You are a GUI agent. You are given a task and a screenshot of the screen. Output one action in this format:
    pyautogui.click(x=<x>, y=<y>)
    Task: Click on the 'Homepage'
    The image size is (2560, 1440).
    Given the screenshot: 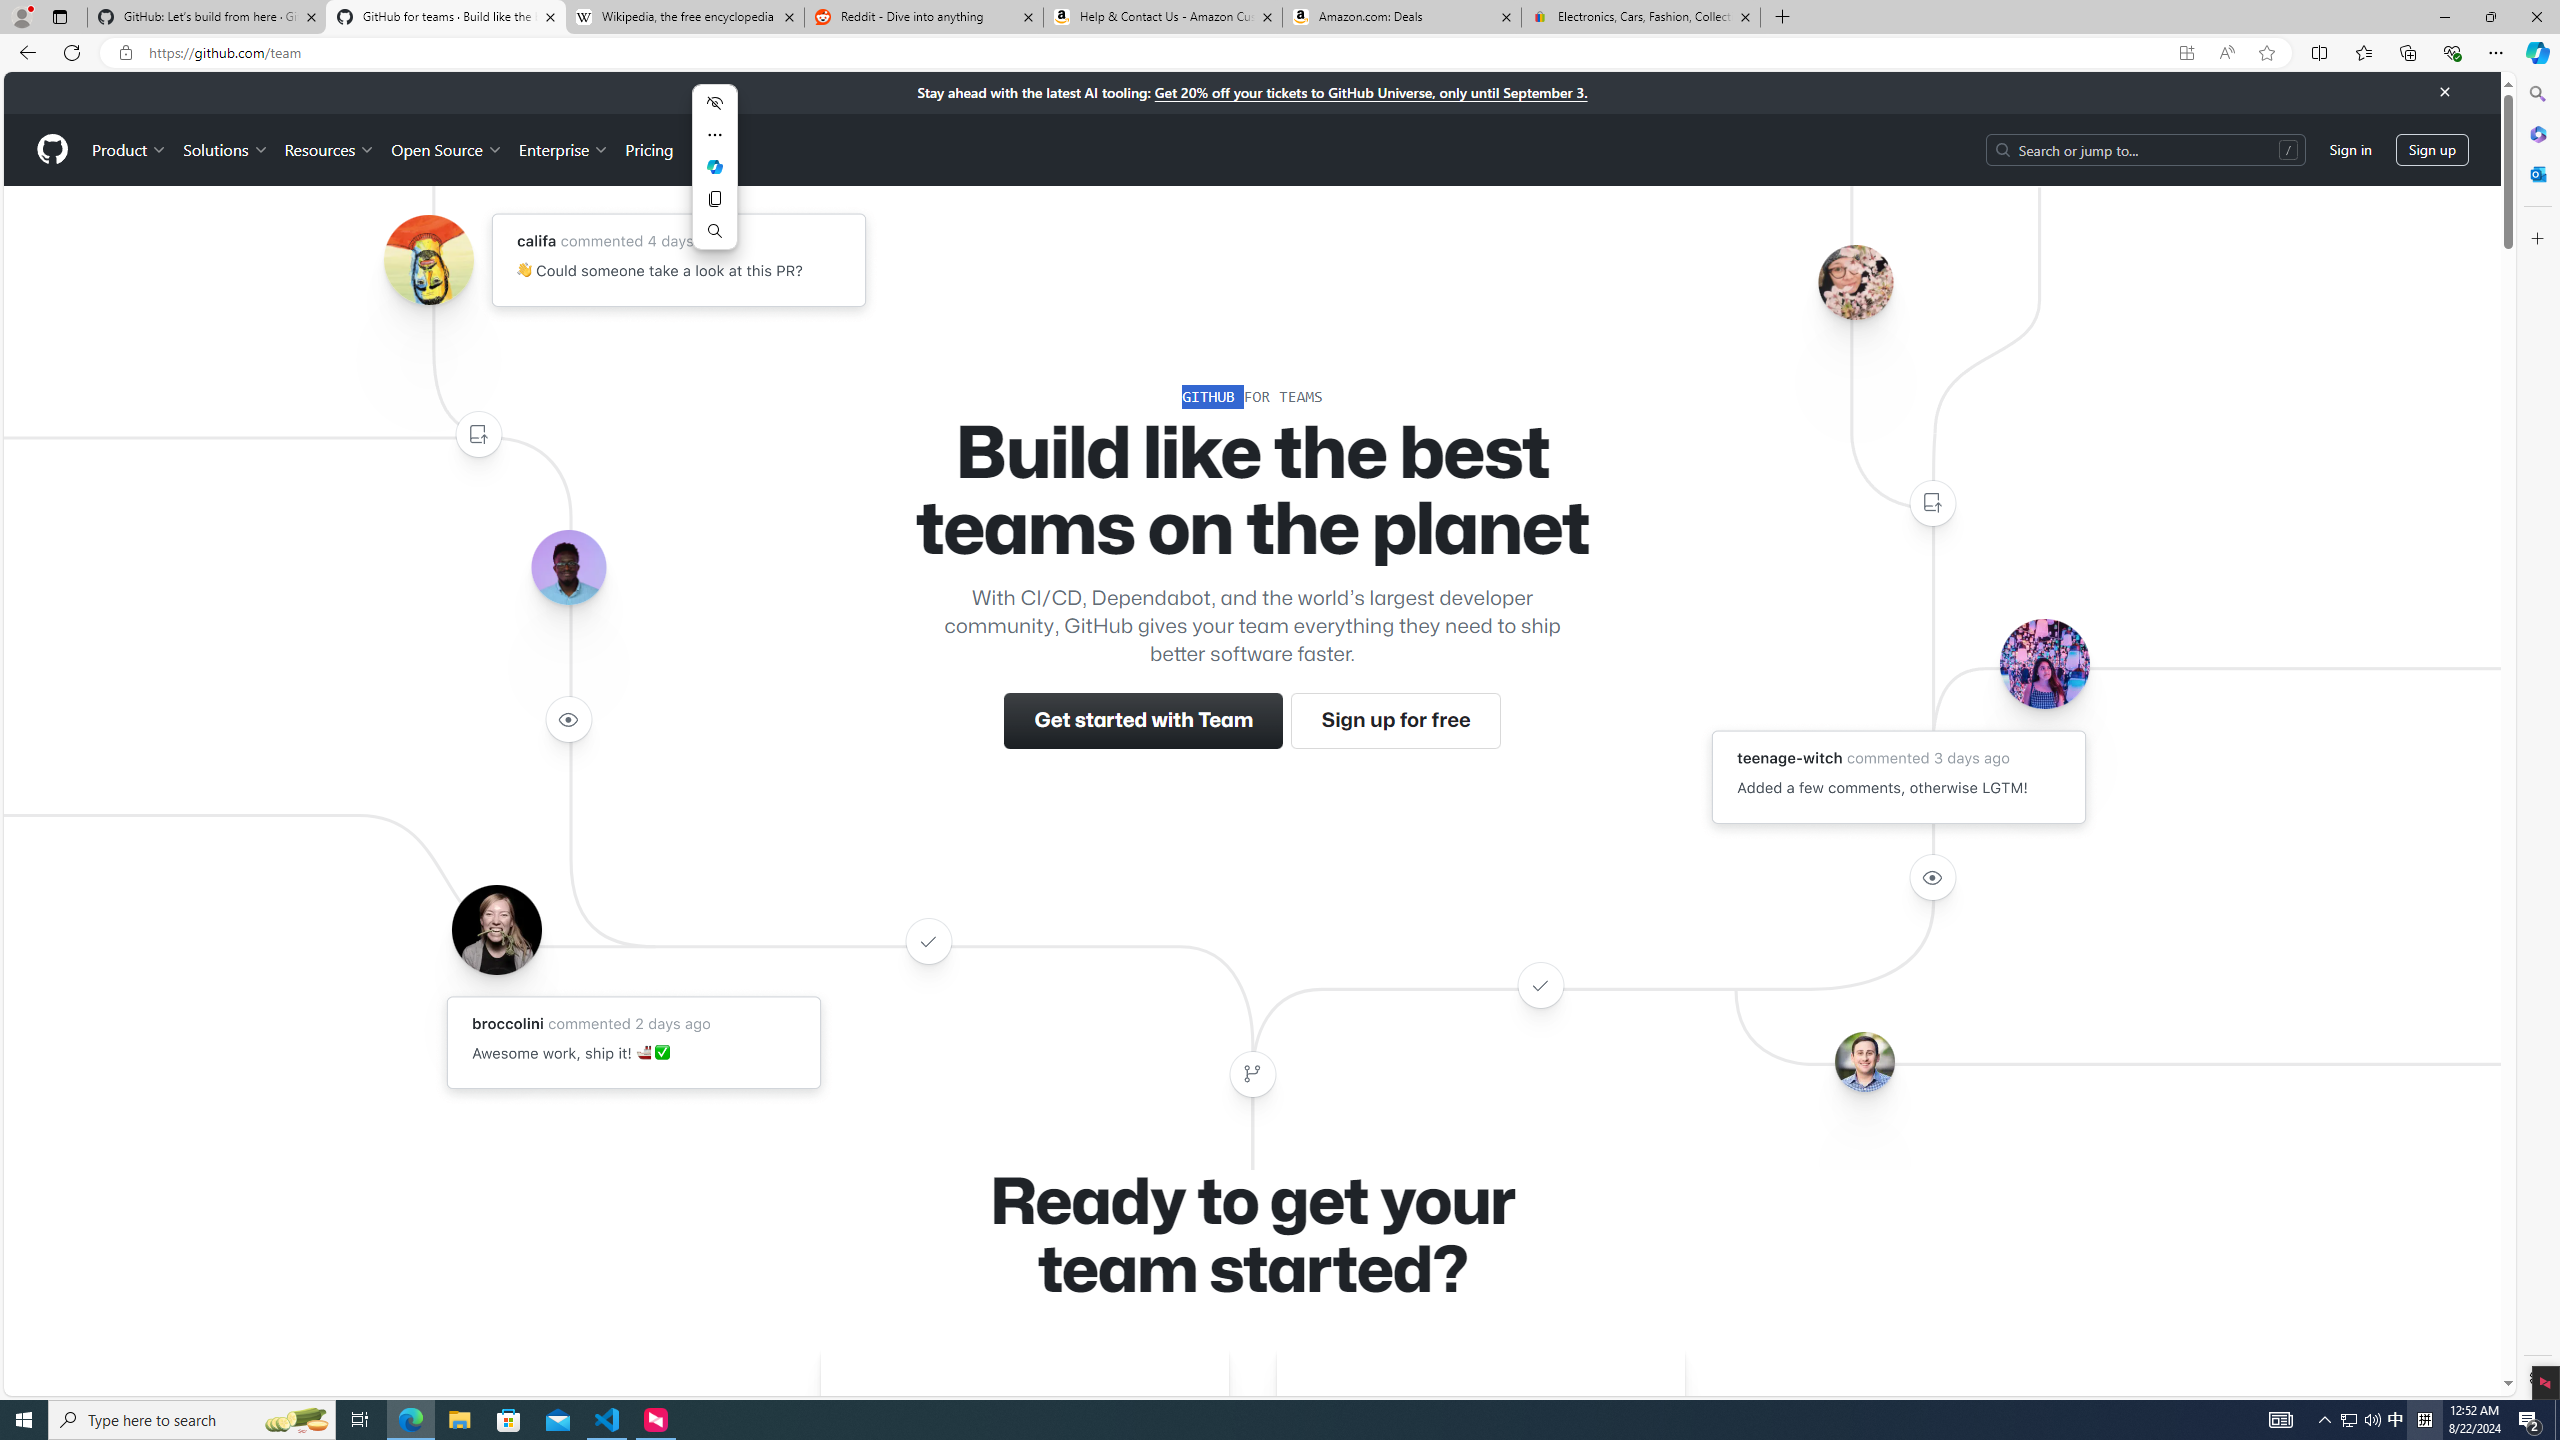 What is the action you would take?
    pyautogui.click(x=52, y=149)
    